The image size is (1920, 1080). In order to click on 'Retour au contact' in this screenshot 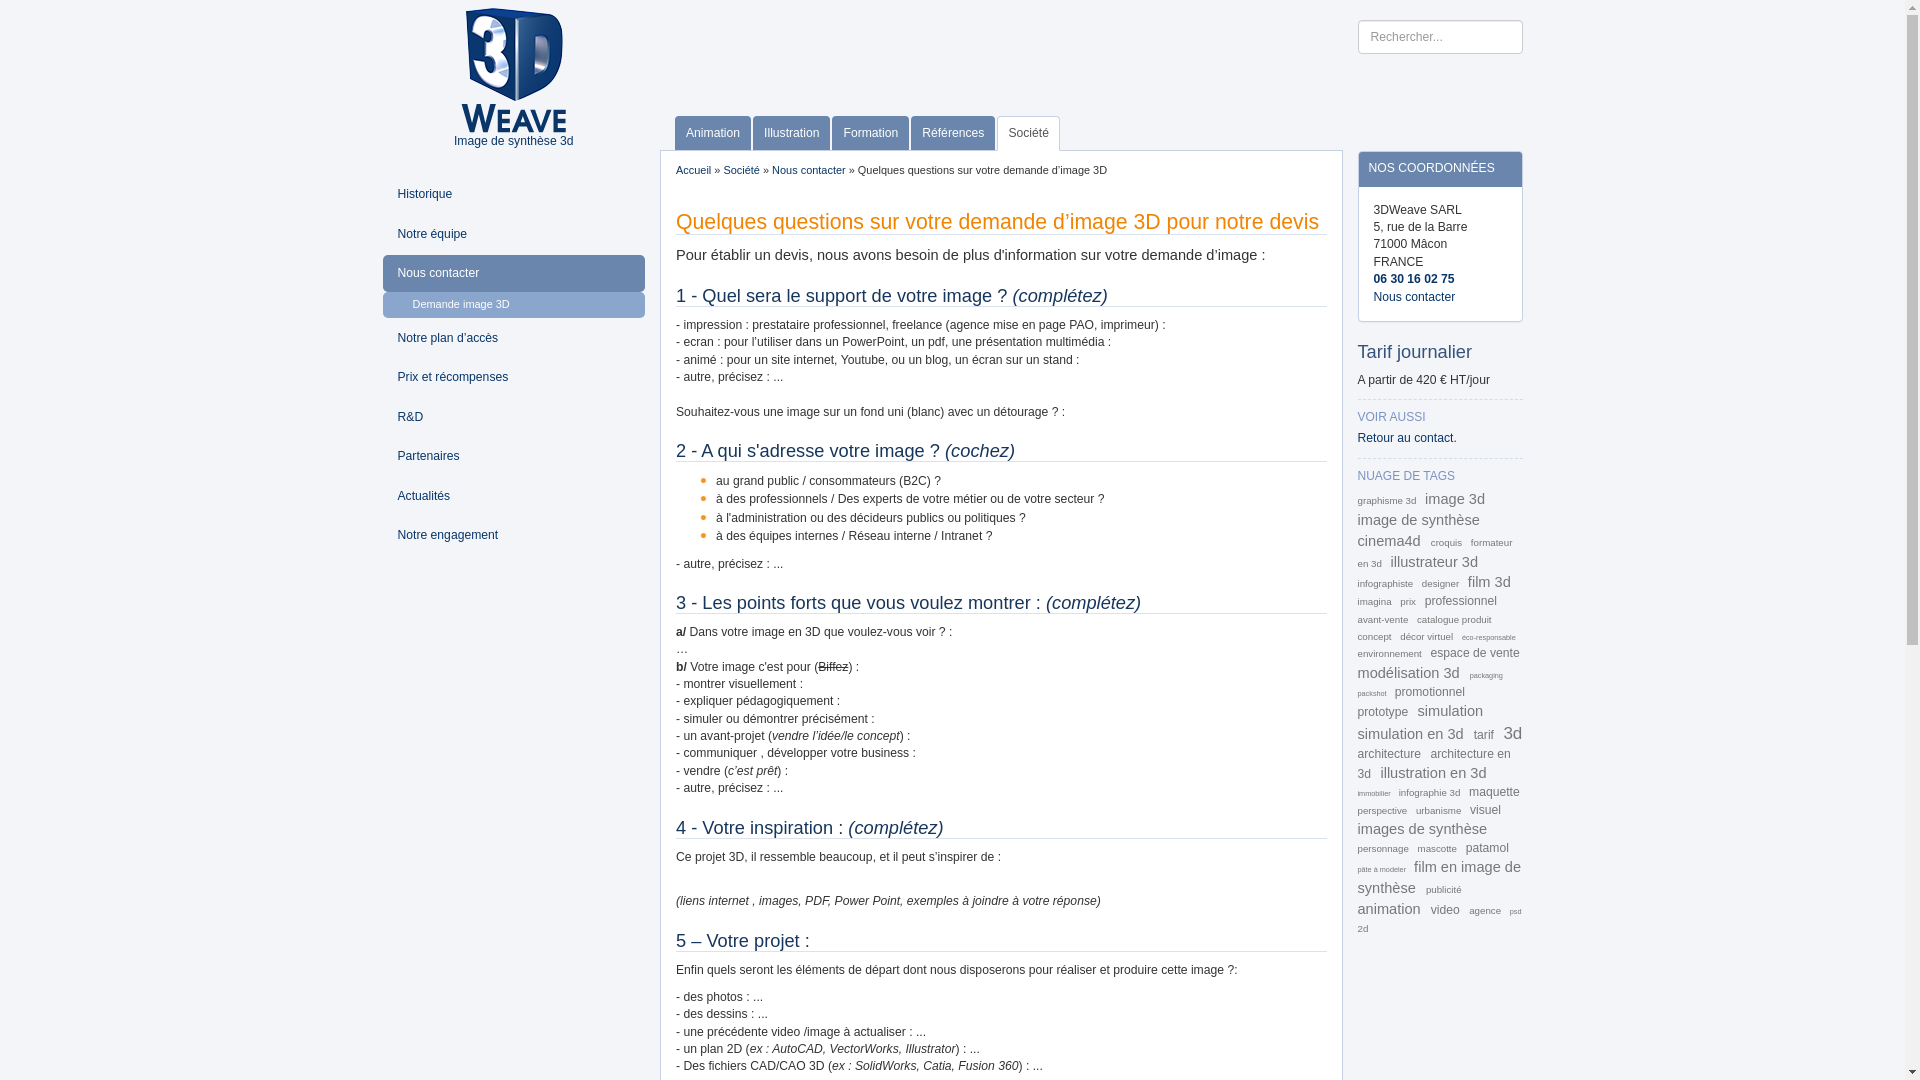, I will do `click(1358, 437)`.